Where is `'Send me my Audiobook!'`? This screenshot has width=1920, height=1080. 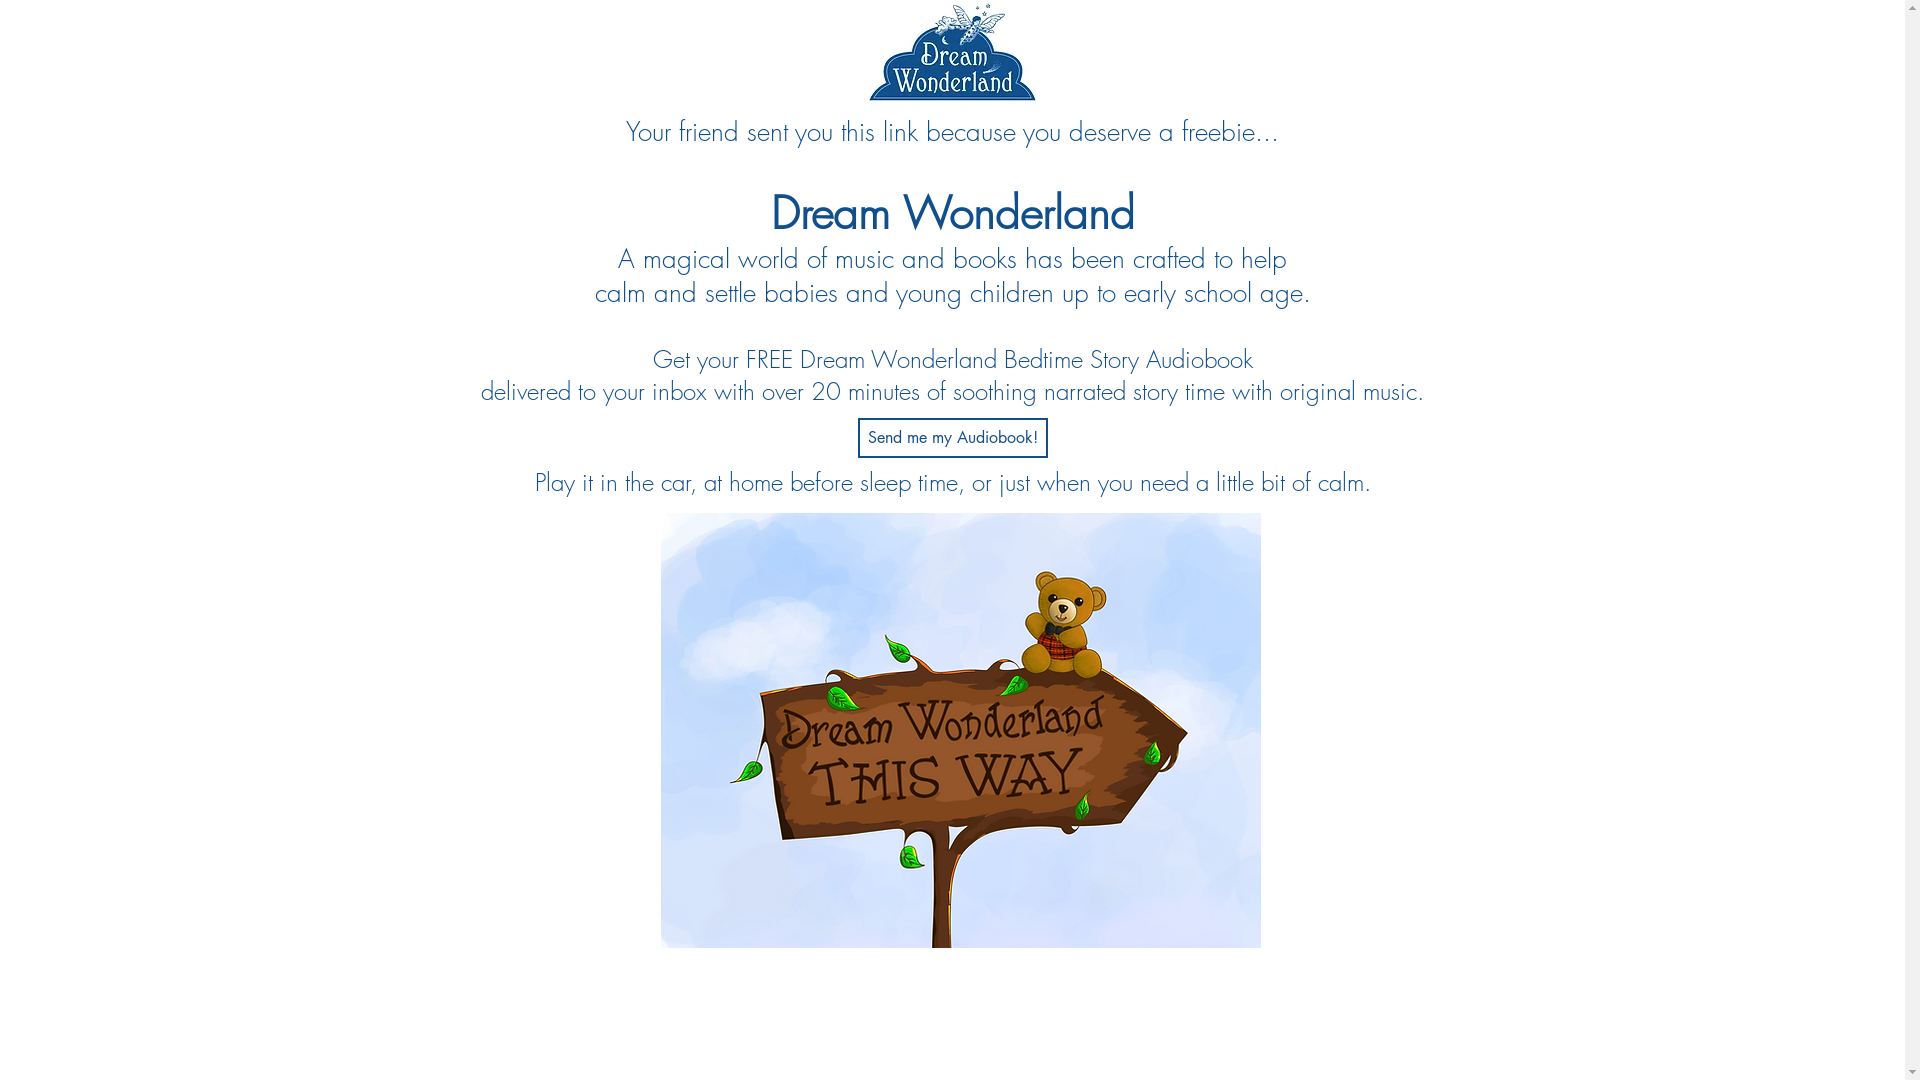 'Send me my Audiobook!' is located at coordinates (952, 437).